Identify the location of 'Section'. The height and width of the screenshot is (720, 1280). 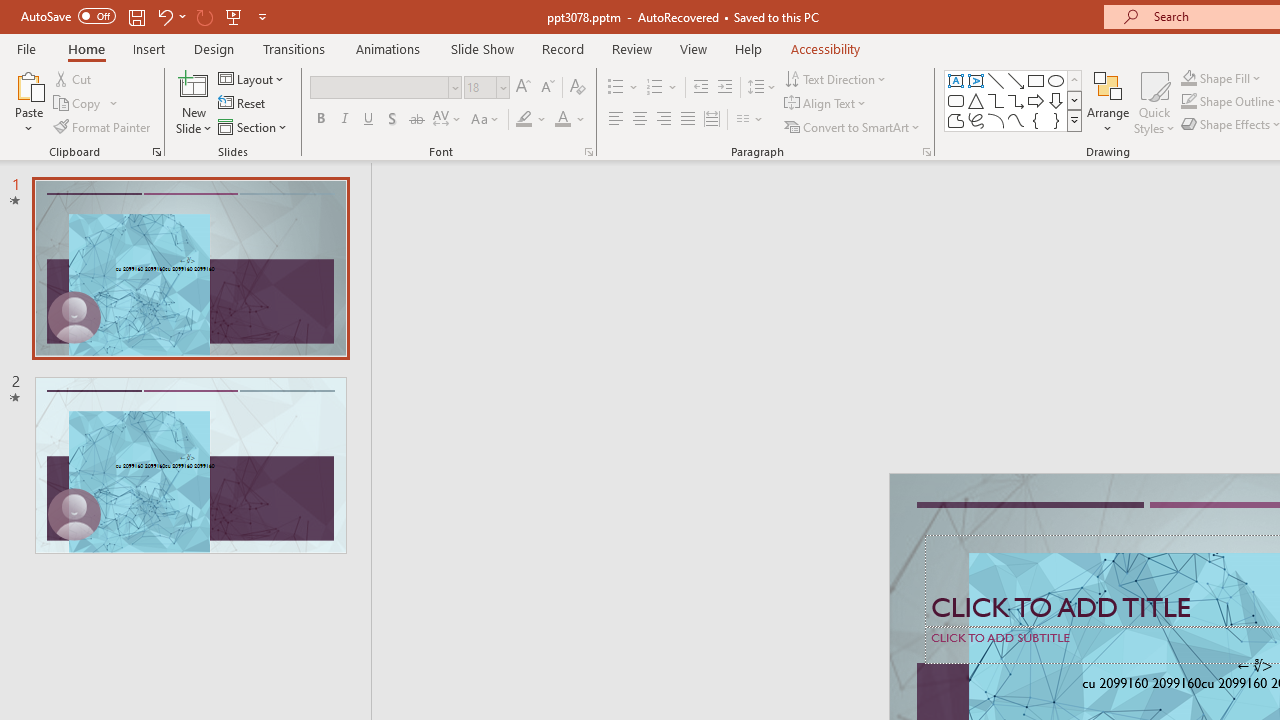
(253, 127).